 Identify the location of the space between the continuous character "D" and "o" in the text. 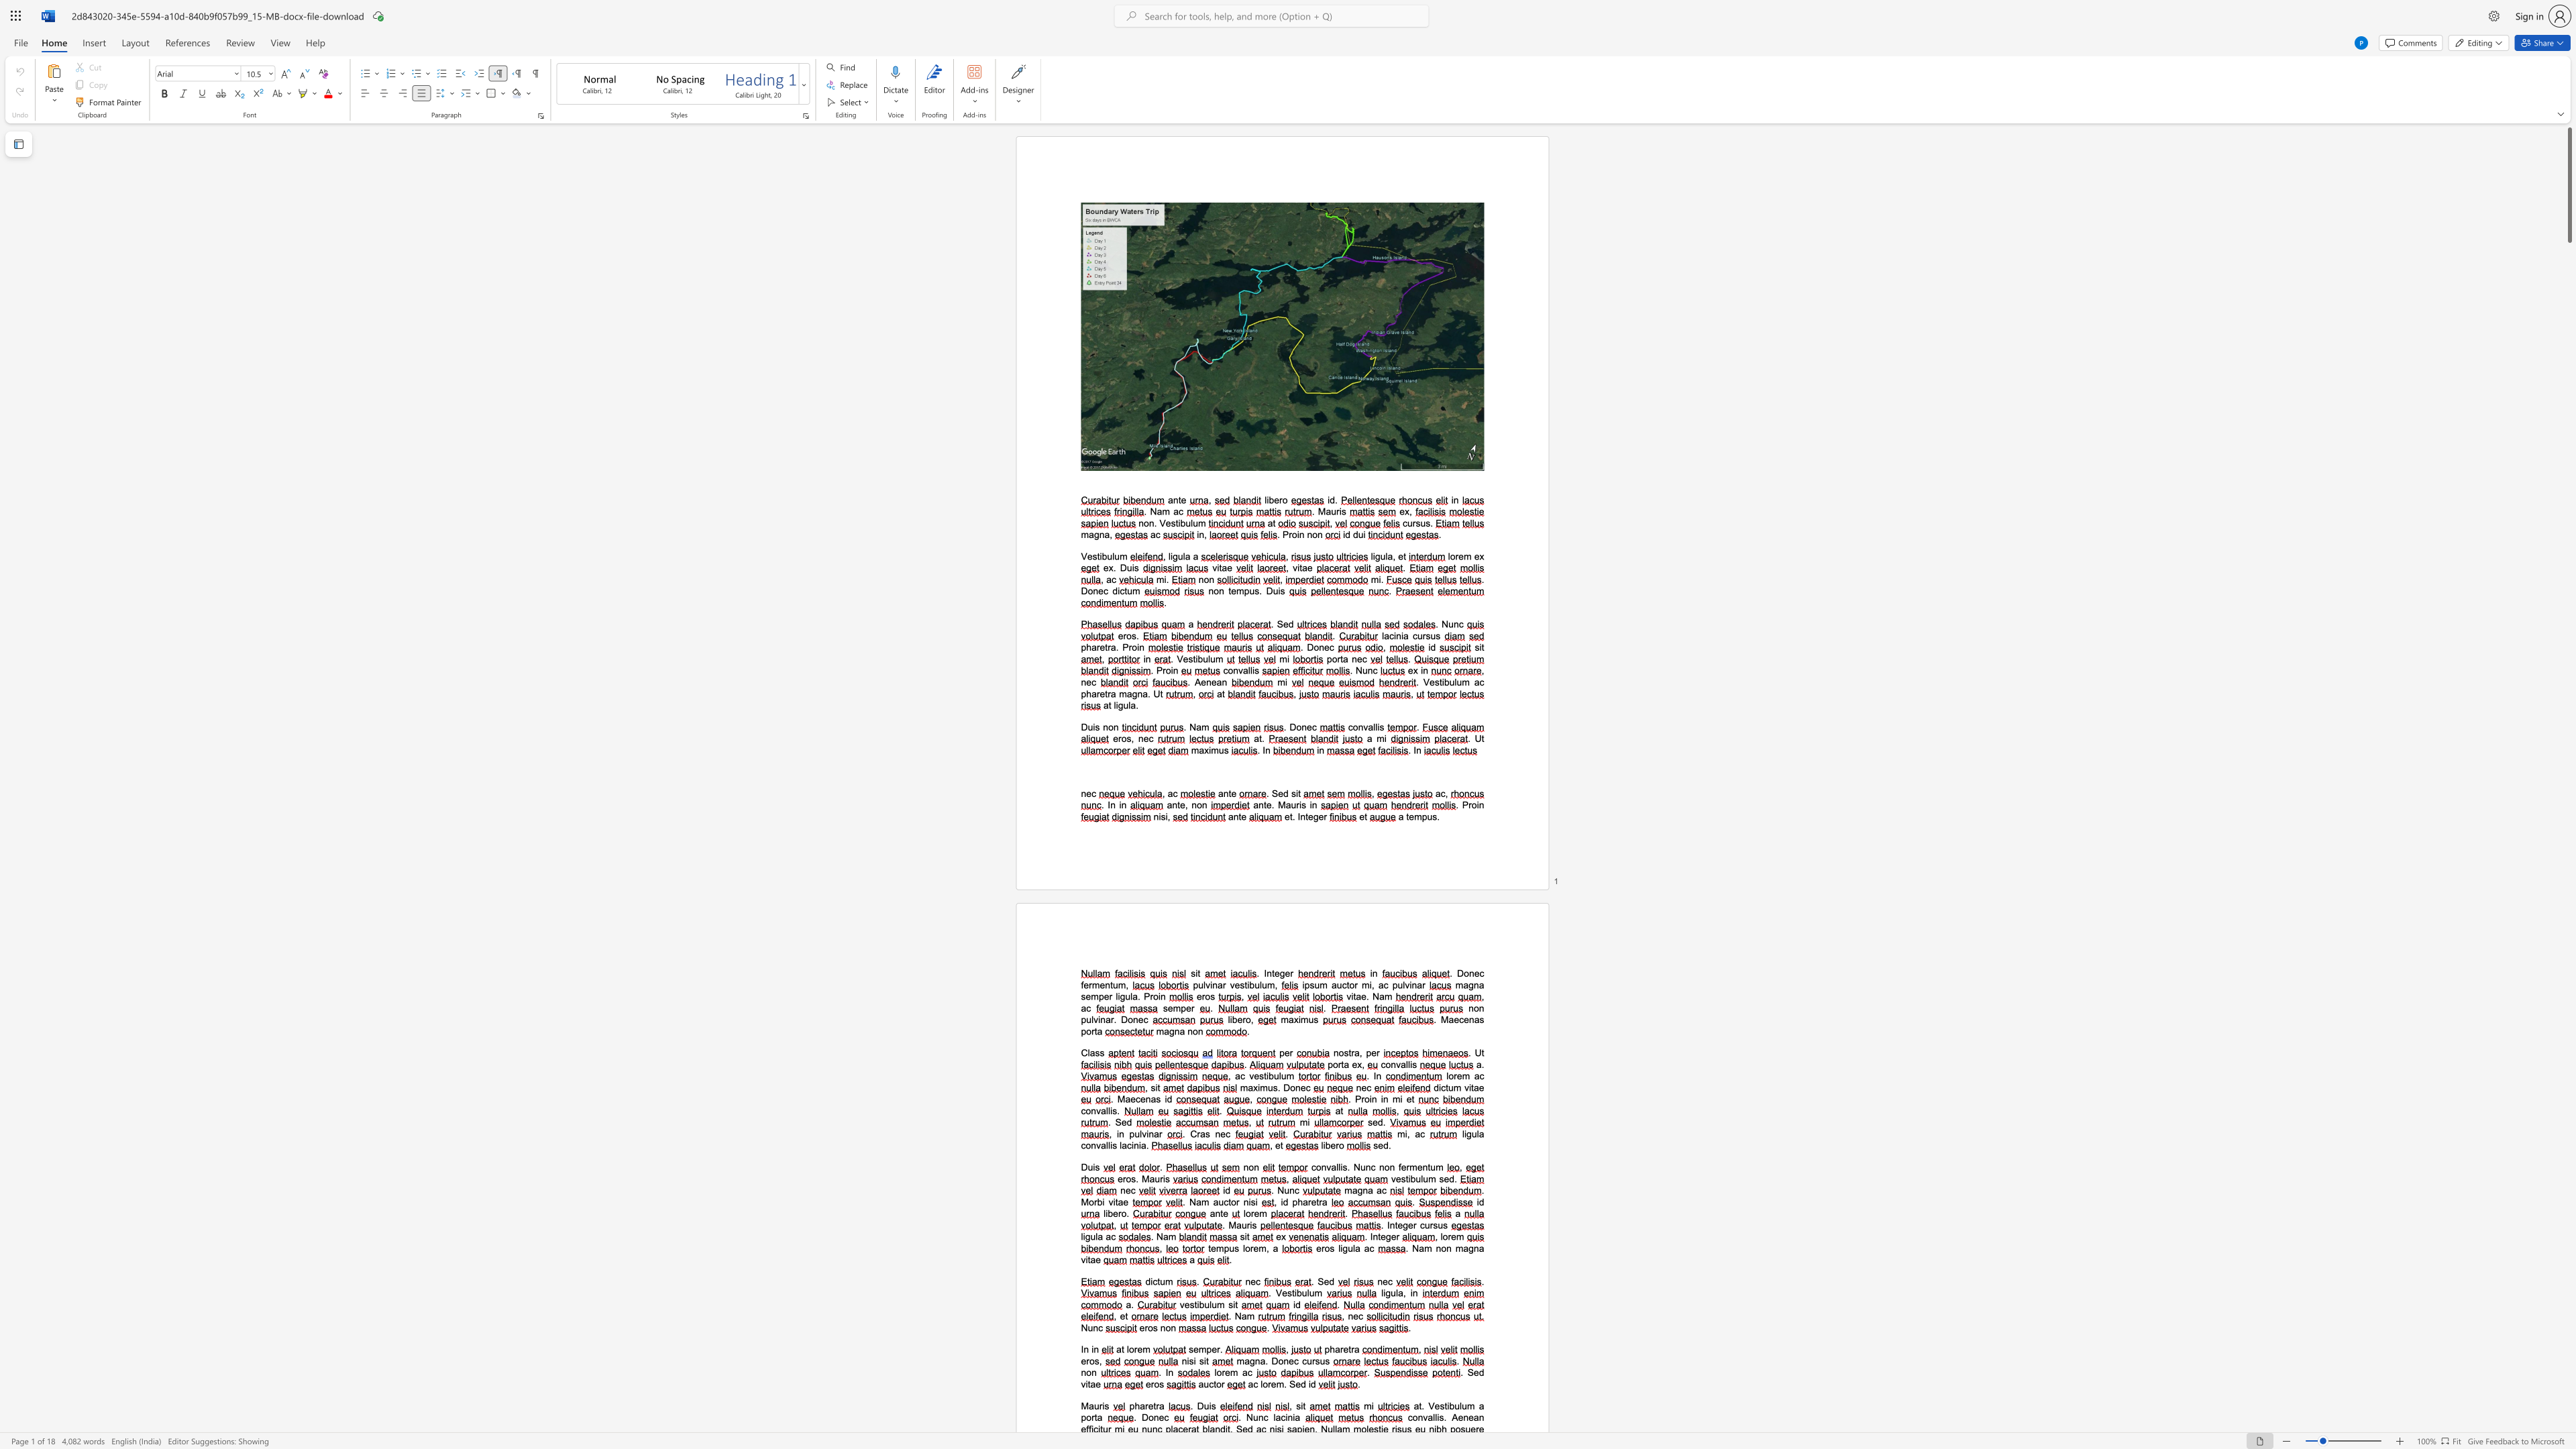
(1087, 590).